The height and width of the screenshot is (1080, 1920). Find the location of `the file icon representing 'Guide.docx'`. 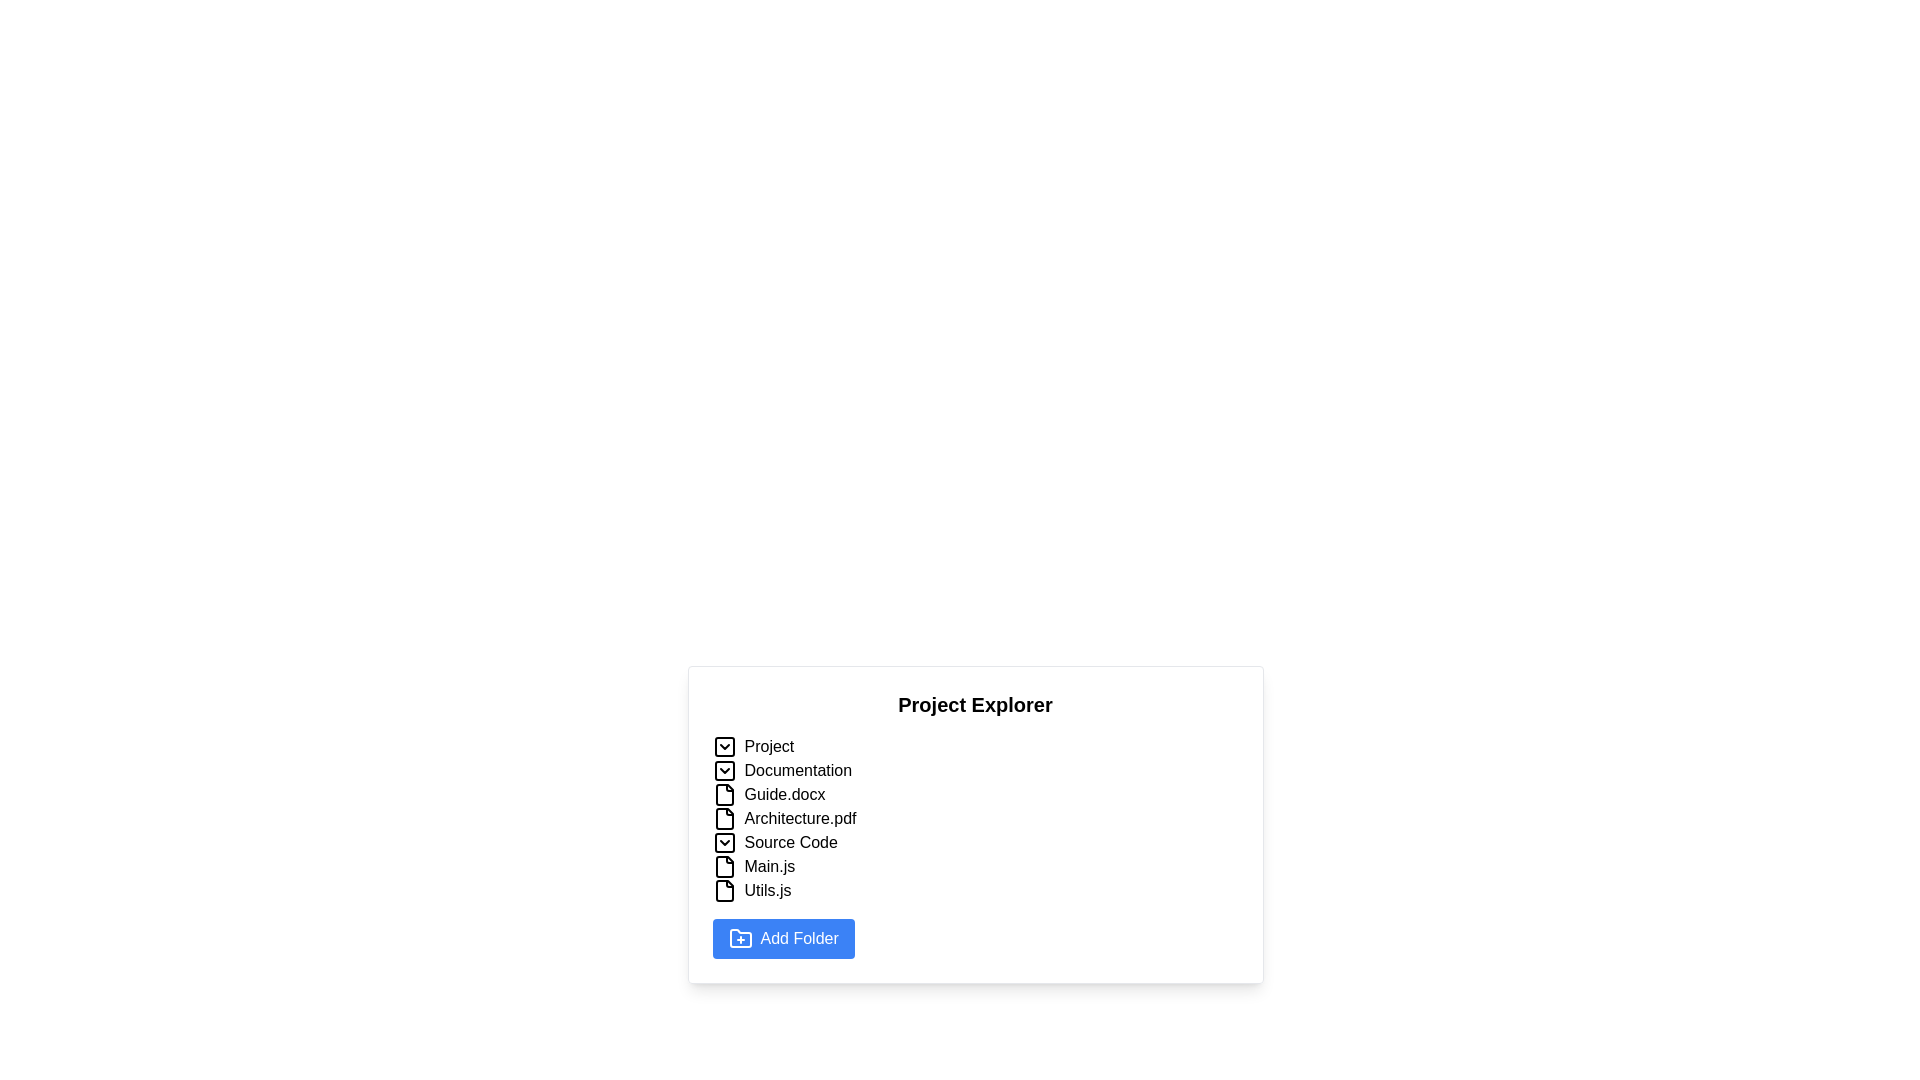

the file icon representing 'Guide.docx' is located at coordinates (723, 793).